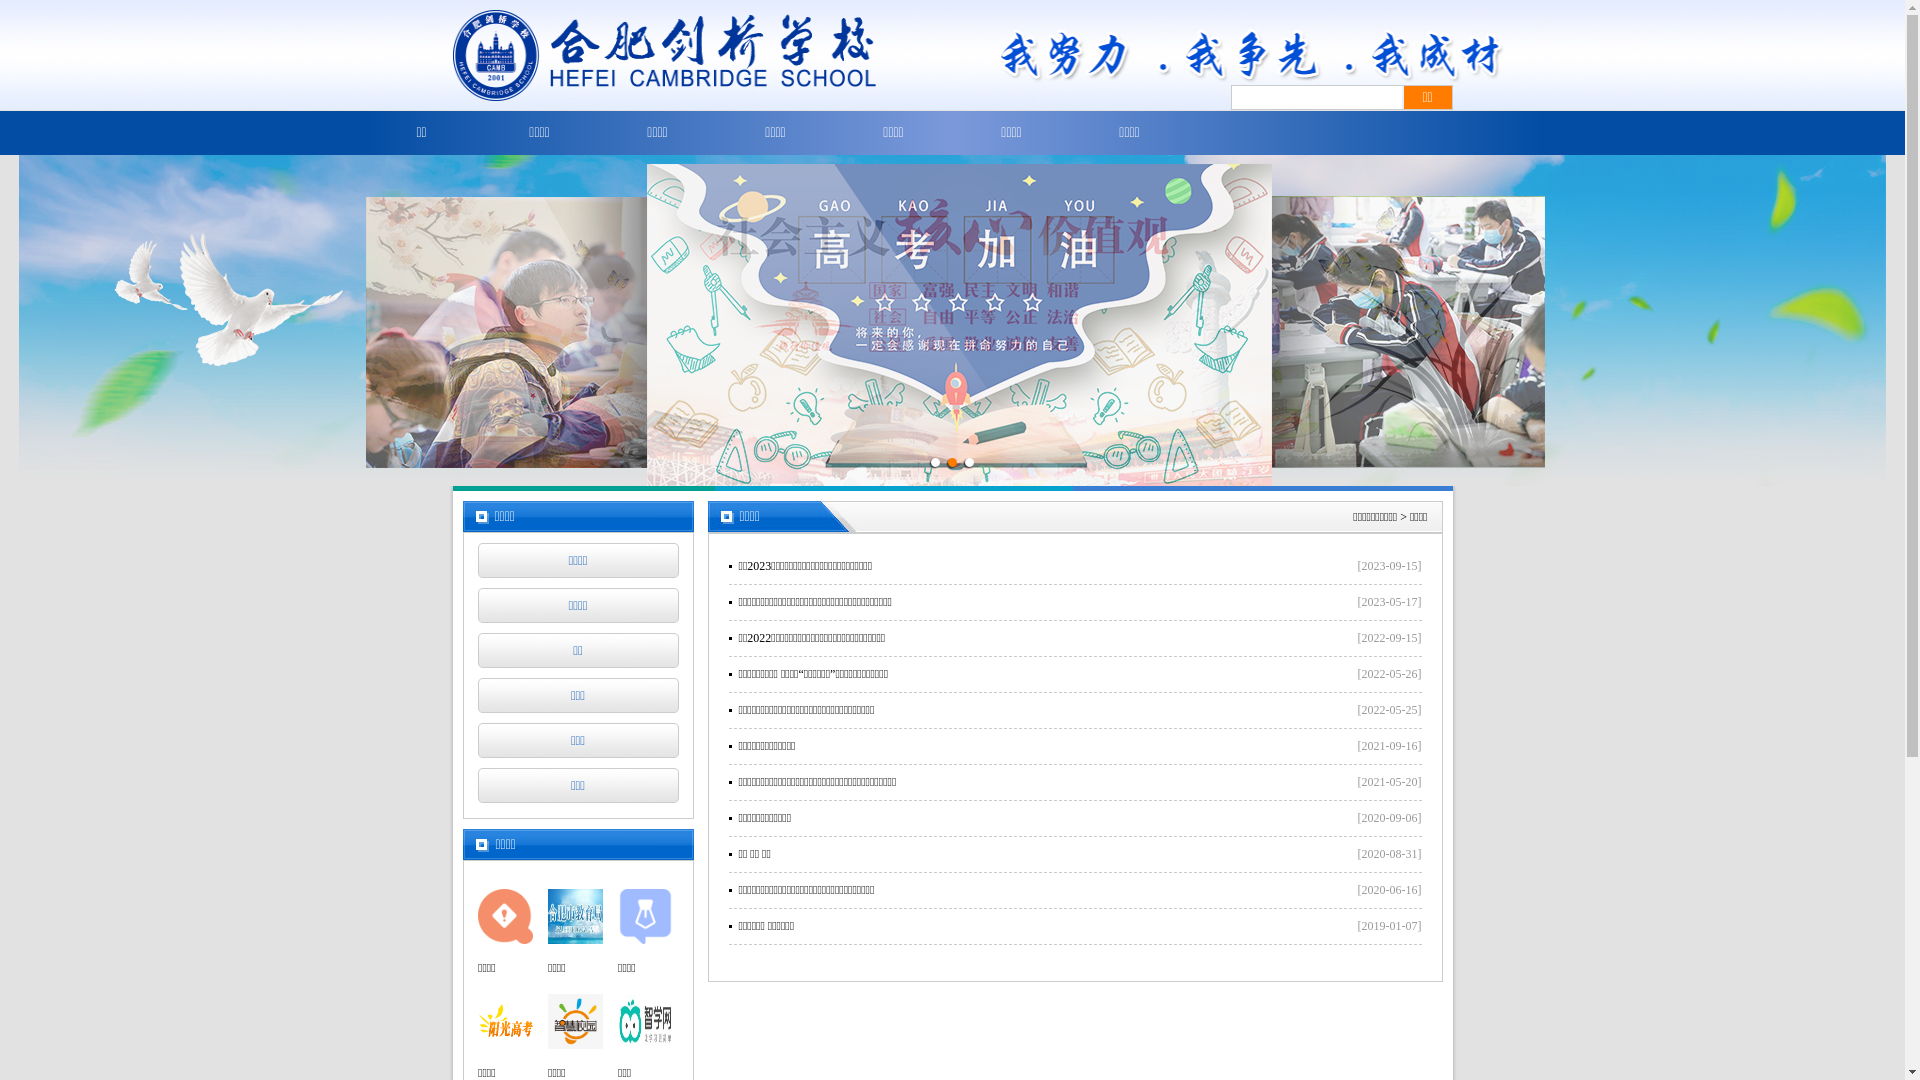  I want to click on '1', so click(934, 462).